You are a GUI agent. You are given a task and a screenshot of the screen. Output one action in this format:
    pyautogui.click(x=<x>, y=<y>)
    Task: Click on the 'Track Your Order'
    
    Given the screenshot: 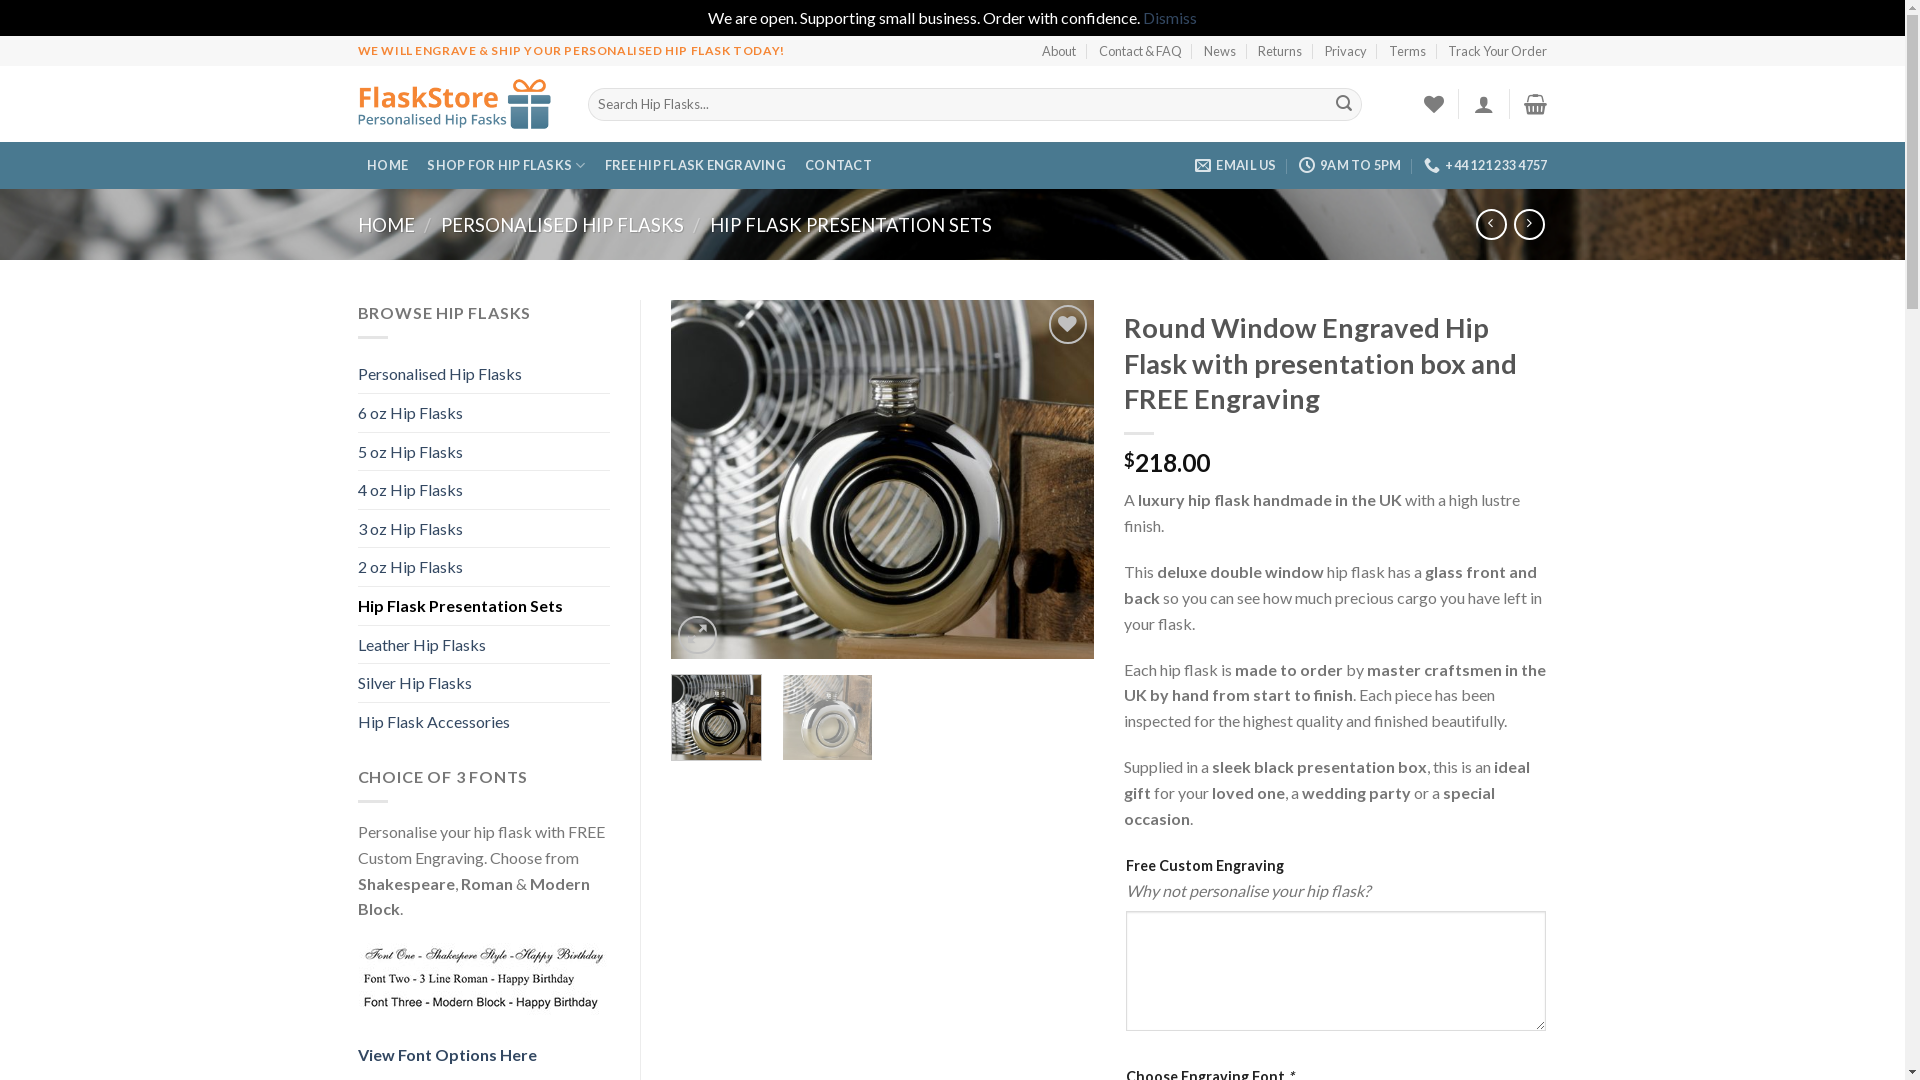 What is the action you would take?
    pyautogui.click(x=1497, y=49)
    